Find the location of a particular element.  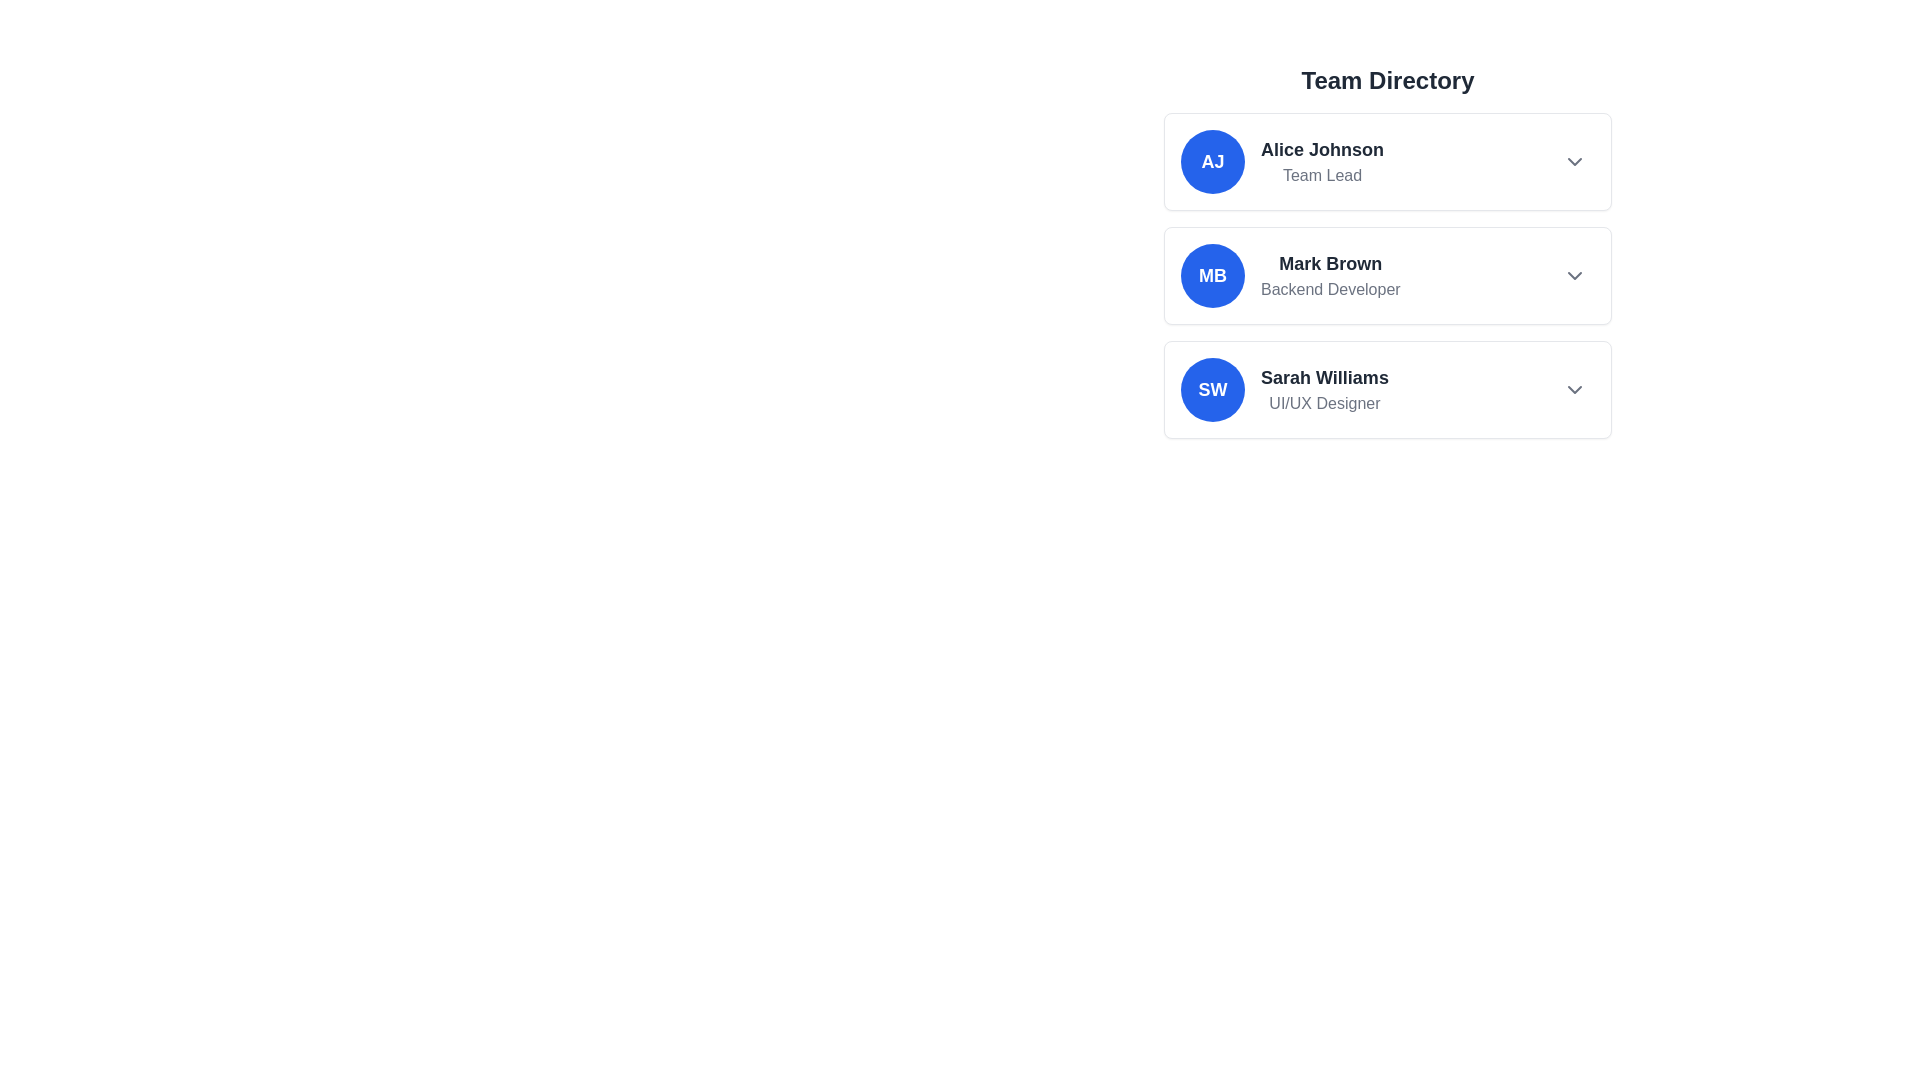

the text label displaying the name and job title of the third profile entry in the 'Team Directory', which is positioned to the right of the blue circular avatar with initials 'SW' is located at coordinates (1324, 389).